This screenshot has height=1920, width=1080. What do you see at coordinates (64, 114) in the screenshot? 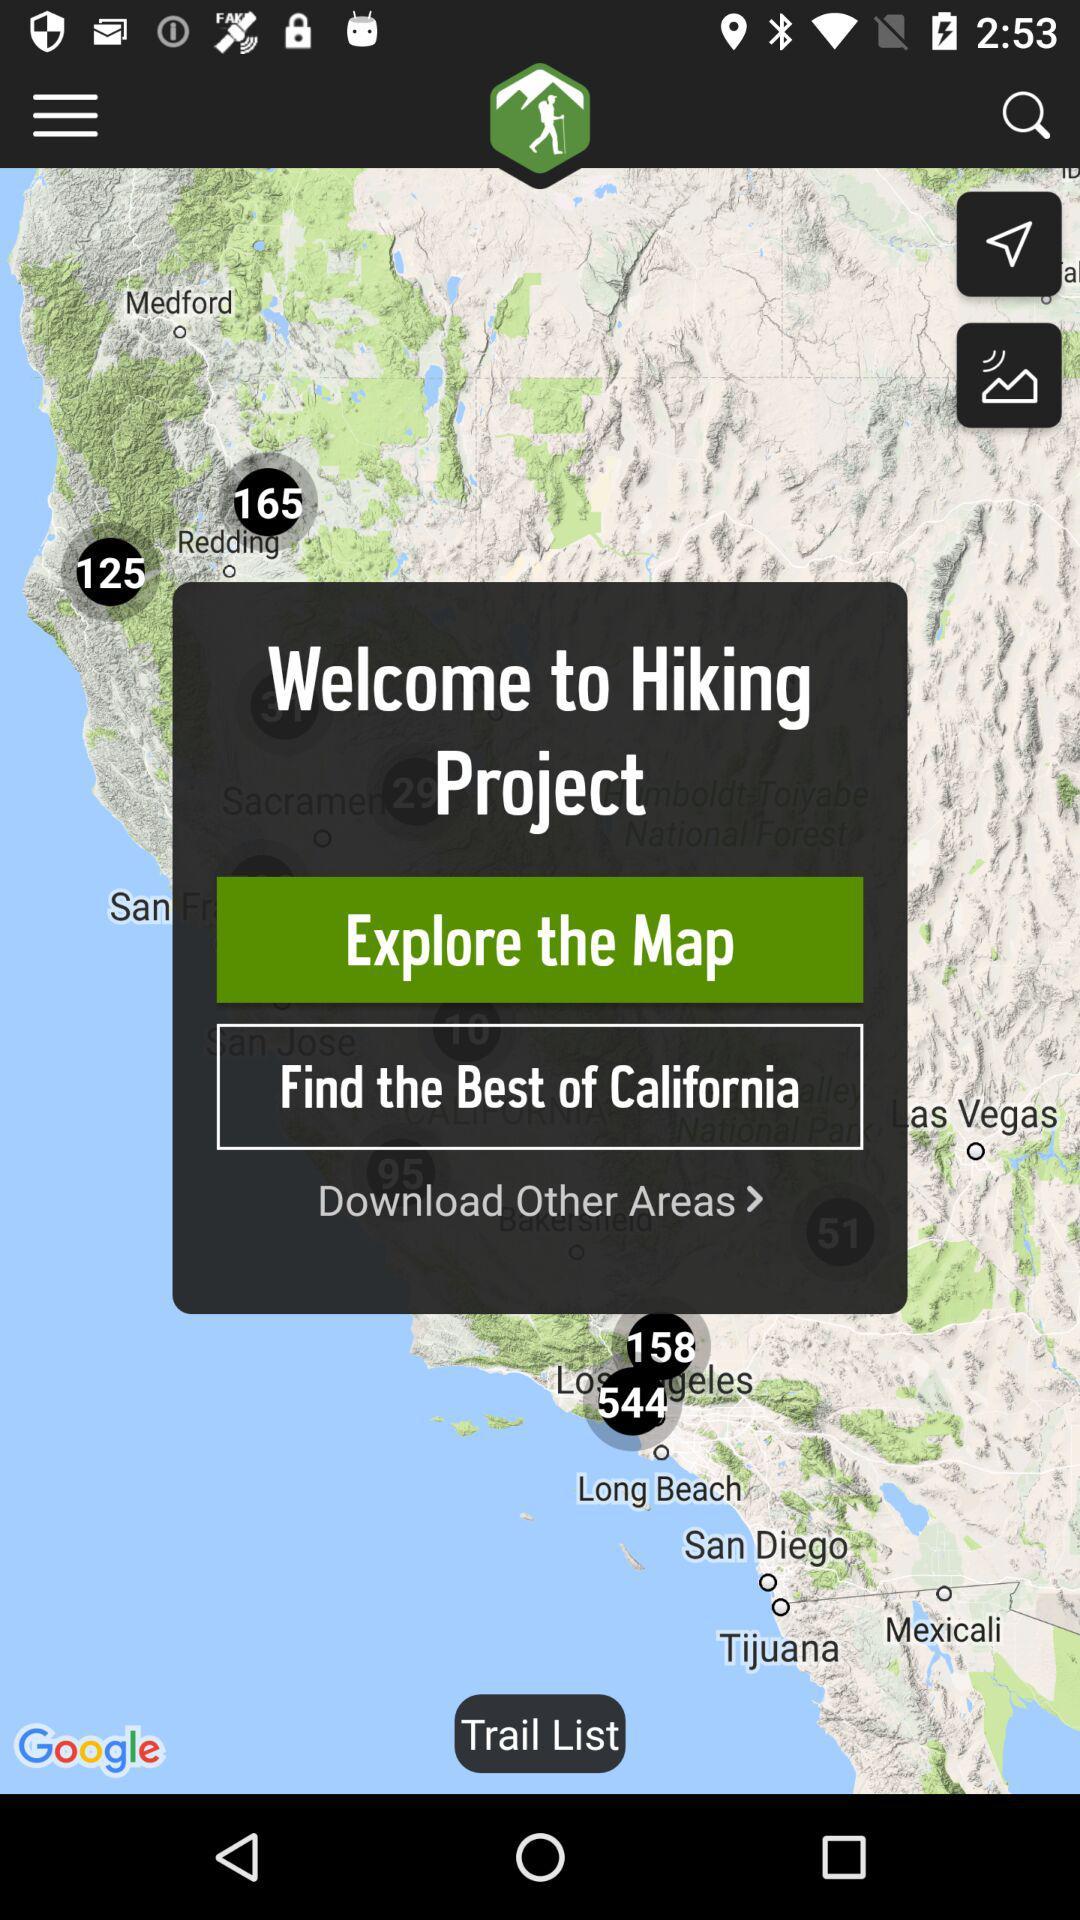
I see `more details` at bounding box center [64, 114].